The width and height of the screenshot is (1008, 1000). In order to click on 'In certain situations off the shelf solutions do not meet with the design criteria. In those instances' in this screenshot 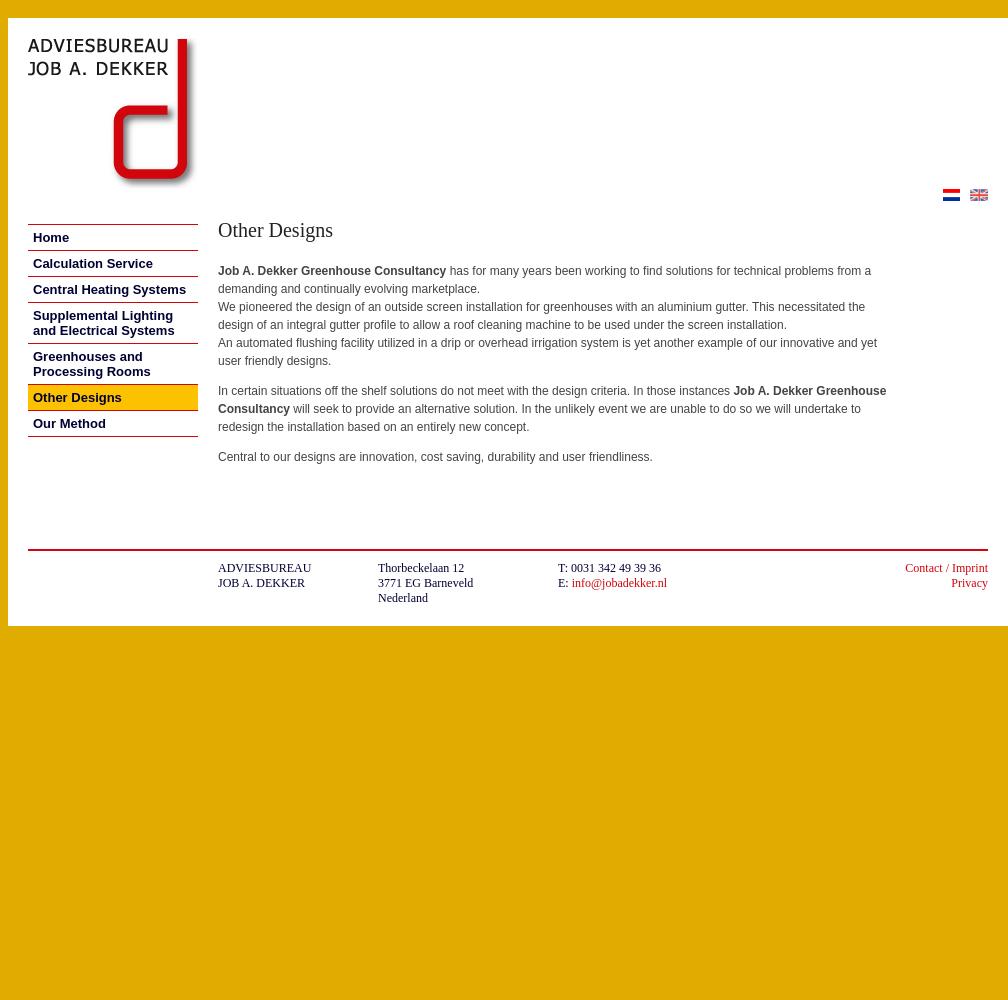, I will do `click(475, 391)`.